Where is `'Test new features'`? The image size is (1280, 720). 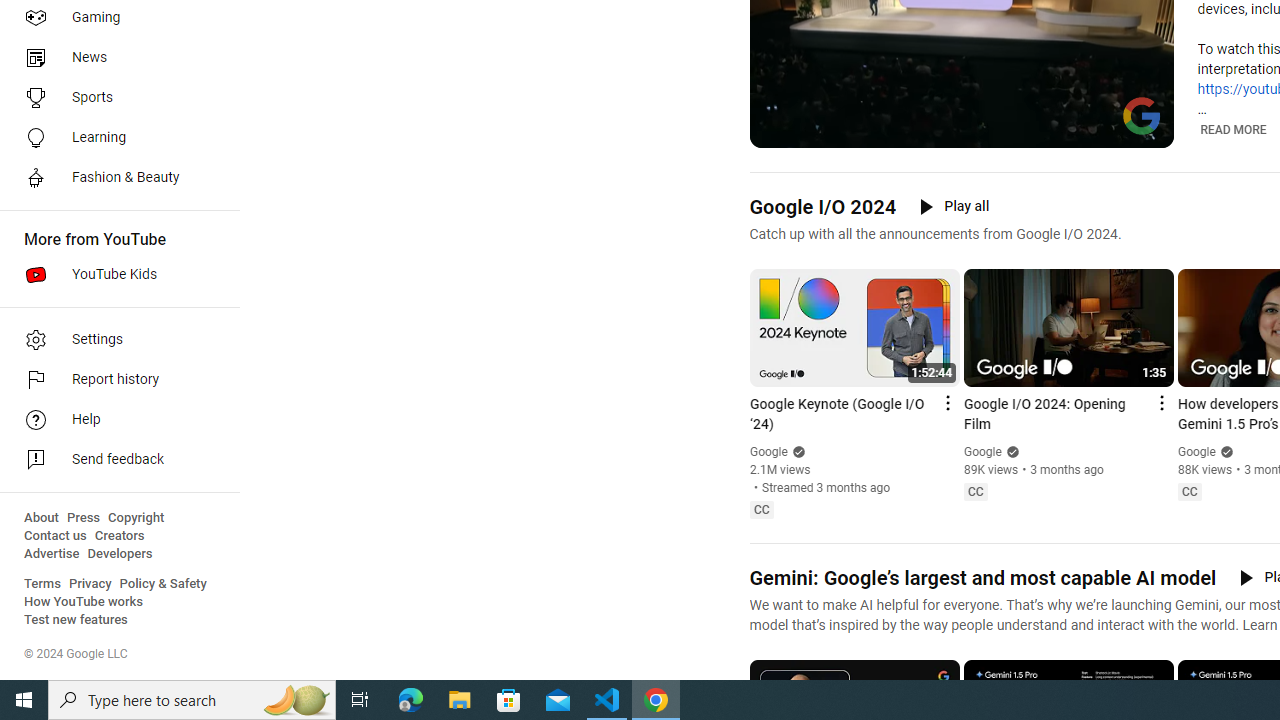
'Test new features' is located at coordinates (76, 619).